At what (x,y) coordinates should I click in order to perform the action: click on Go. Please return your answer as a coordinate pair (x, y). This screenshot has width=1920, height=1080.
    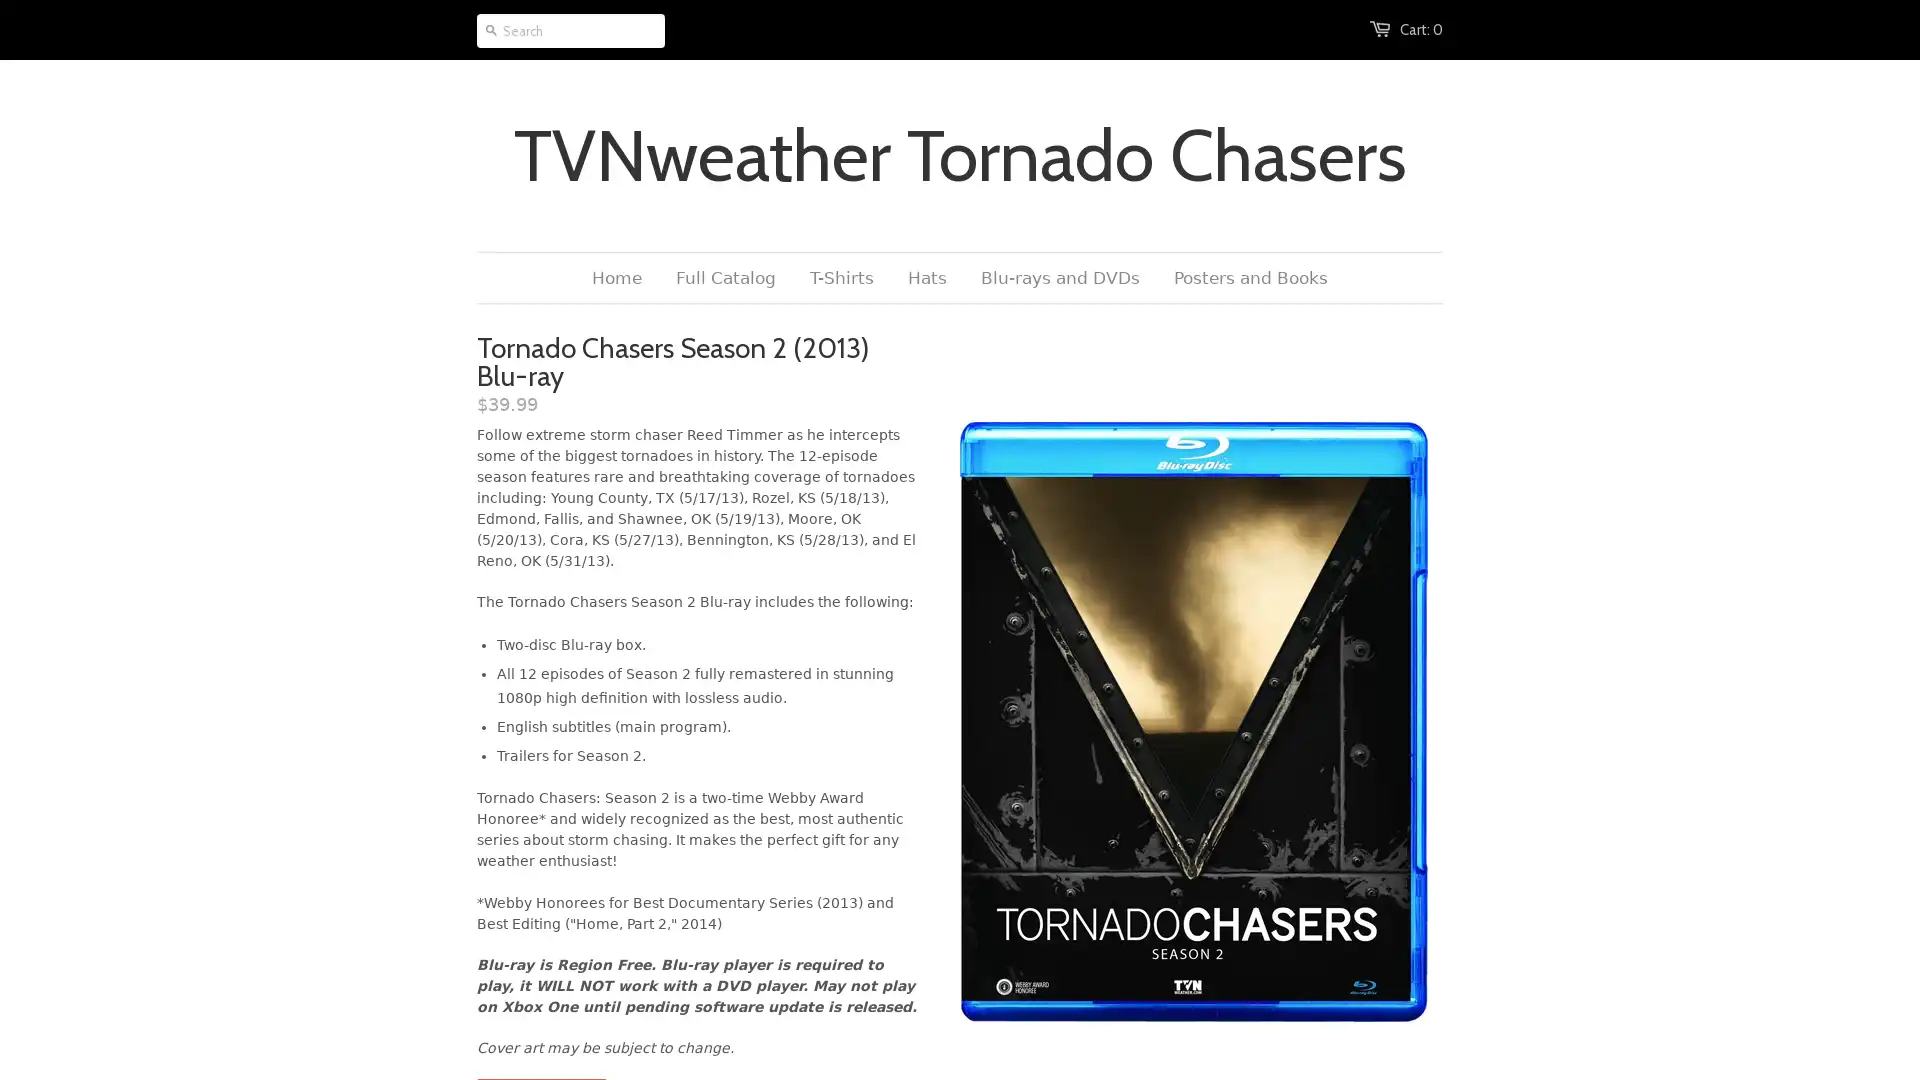
    Looking at the image, I should click on (491, 30).